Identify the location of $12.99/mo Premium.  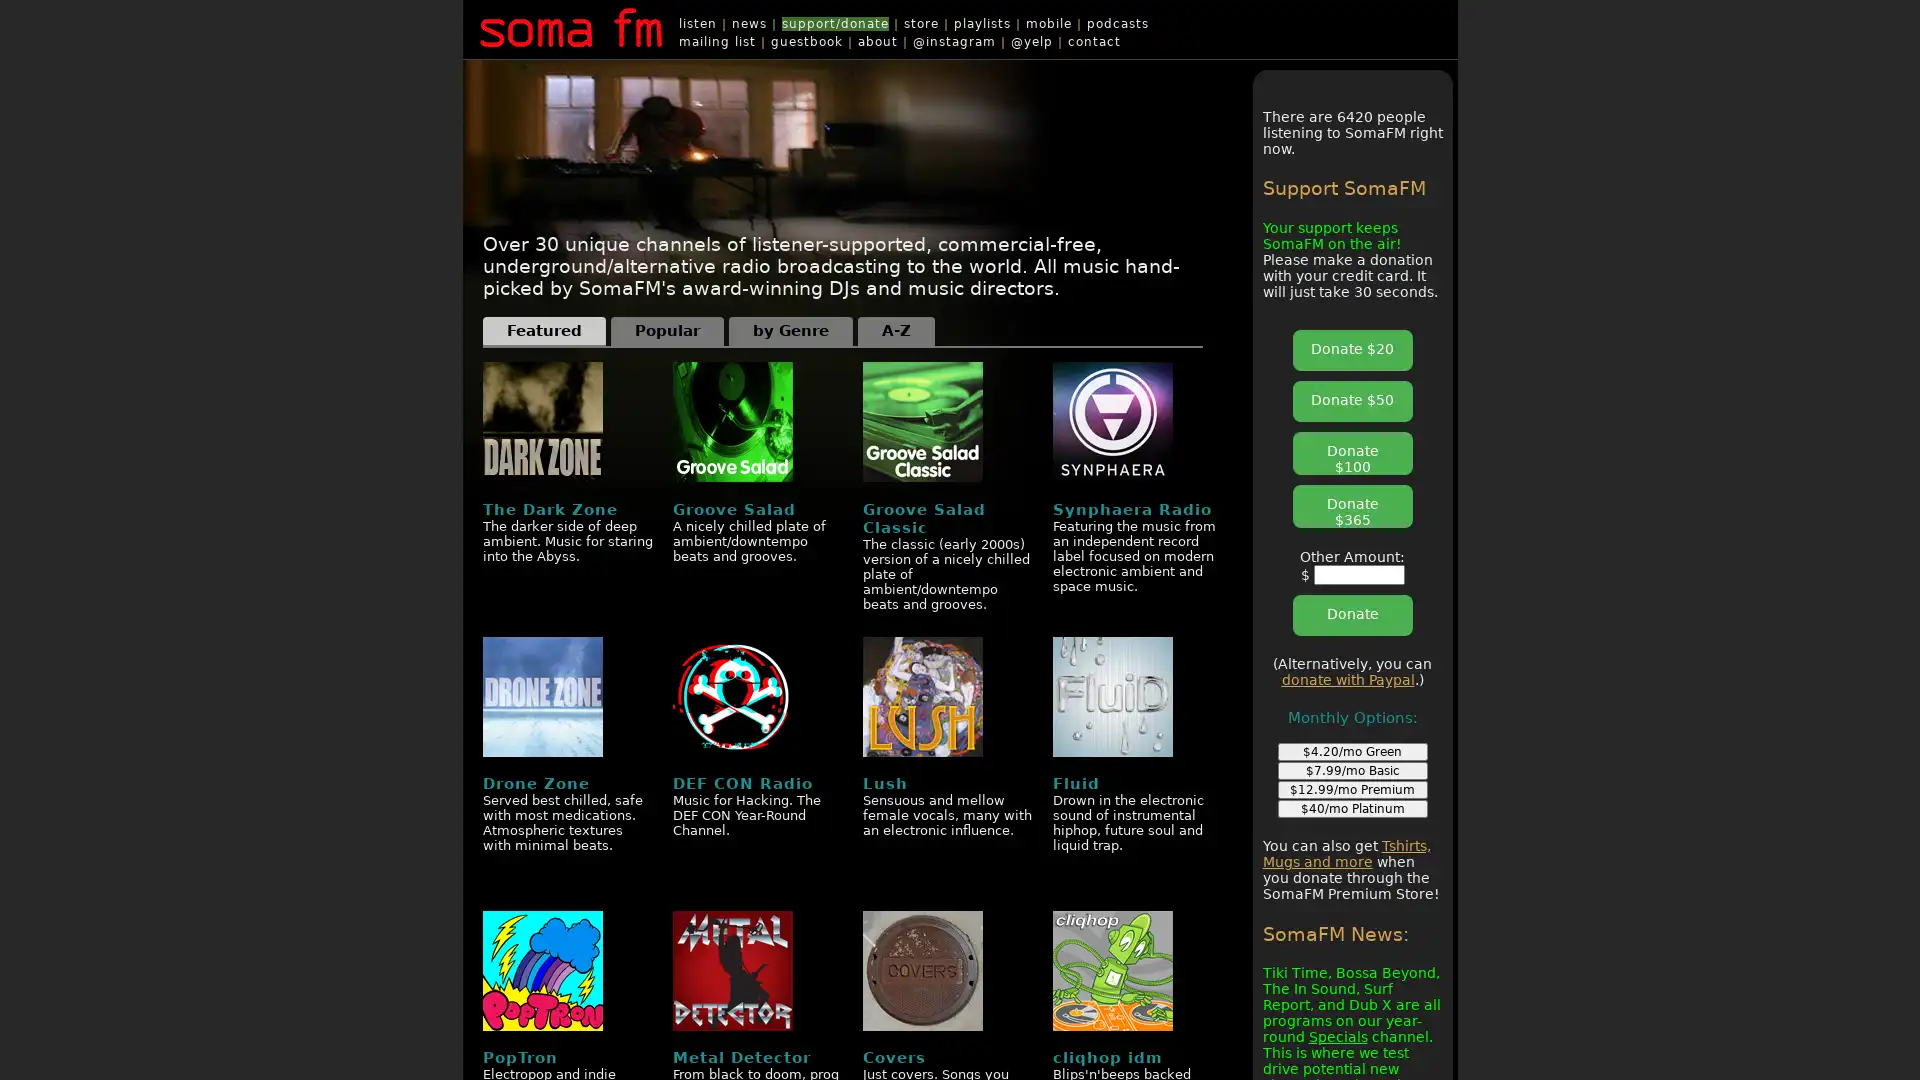
(1352, 788).